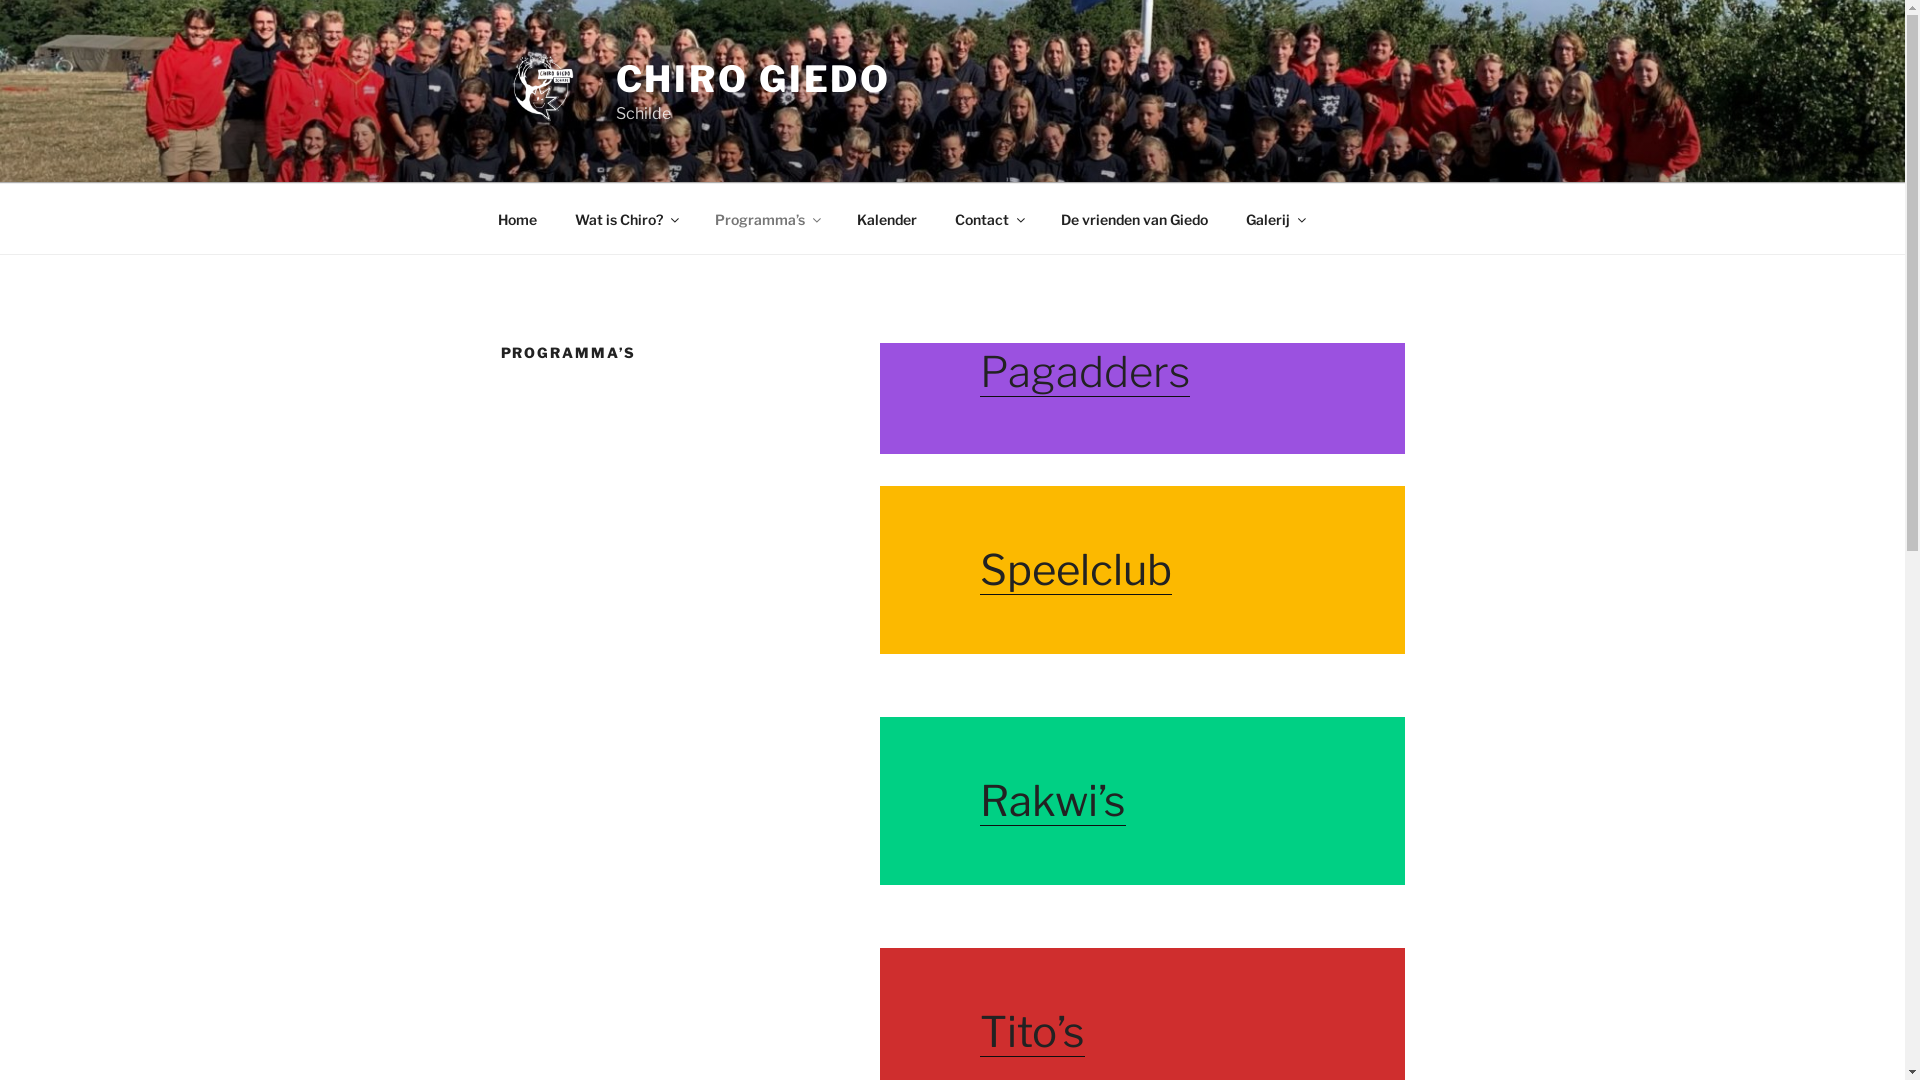 This screenshot has height=1080, width=1920. What do you see at coordinates (1273, 218) in the screenshot?
I see `'Galerij'` at bounding box center [1273, 218].